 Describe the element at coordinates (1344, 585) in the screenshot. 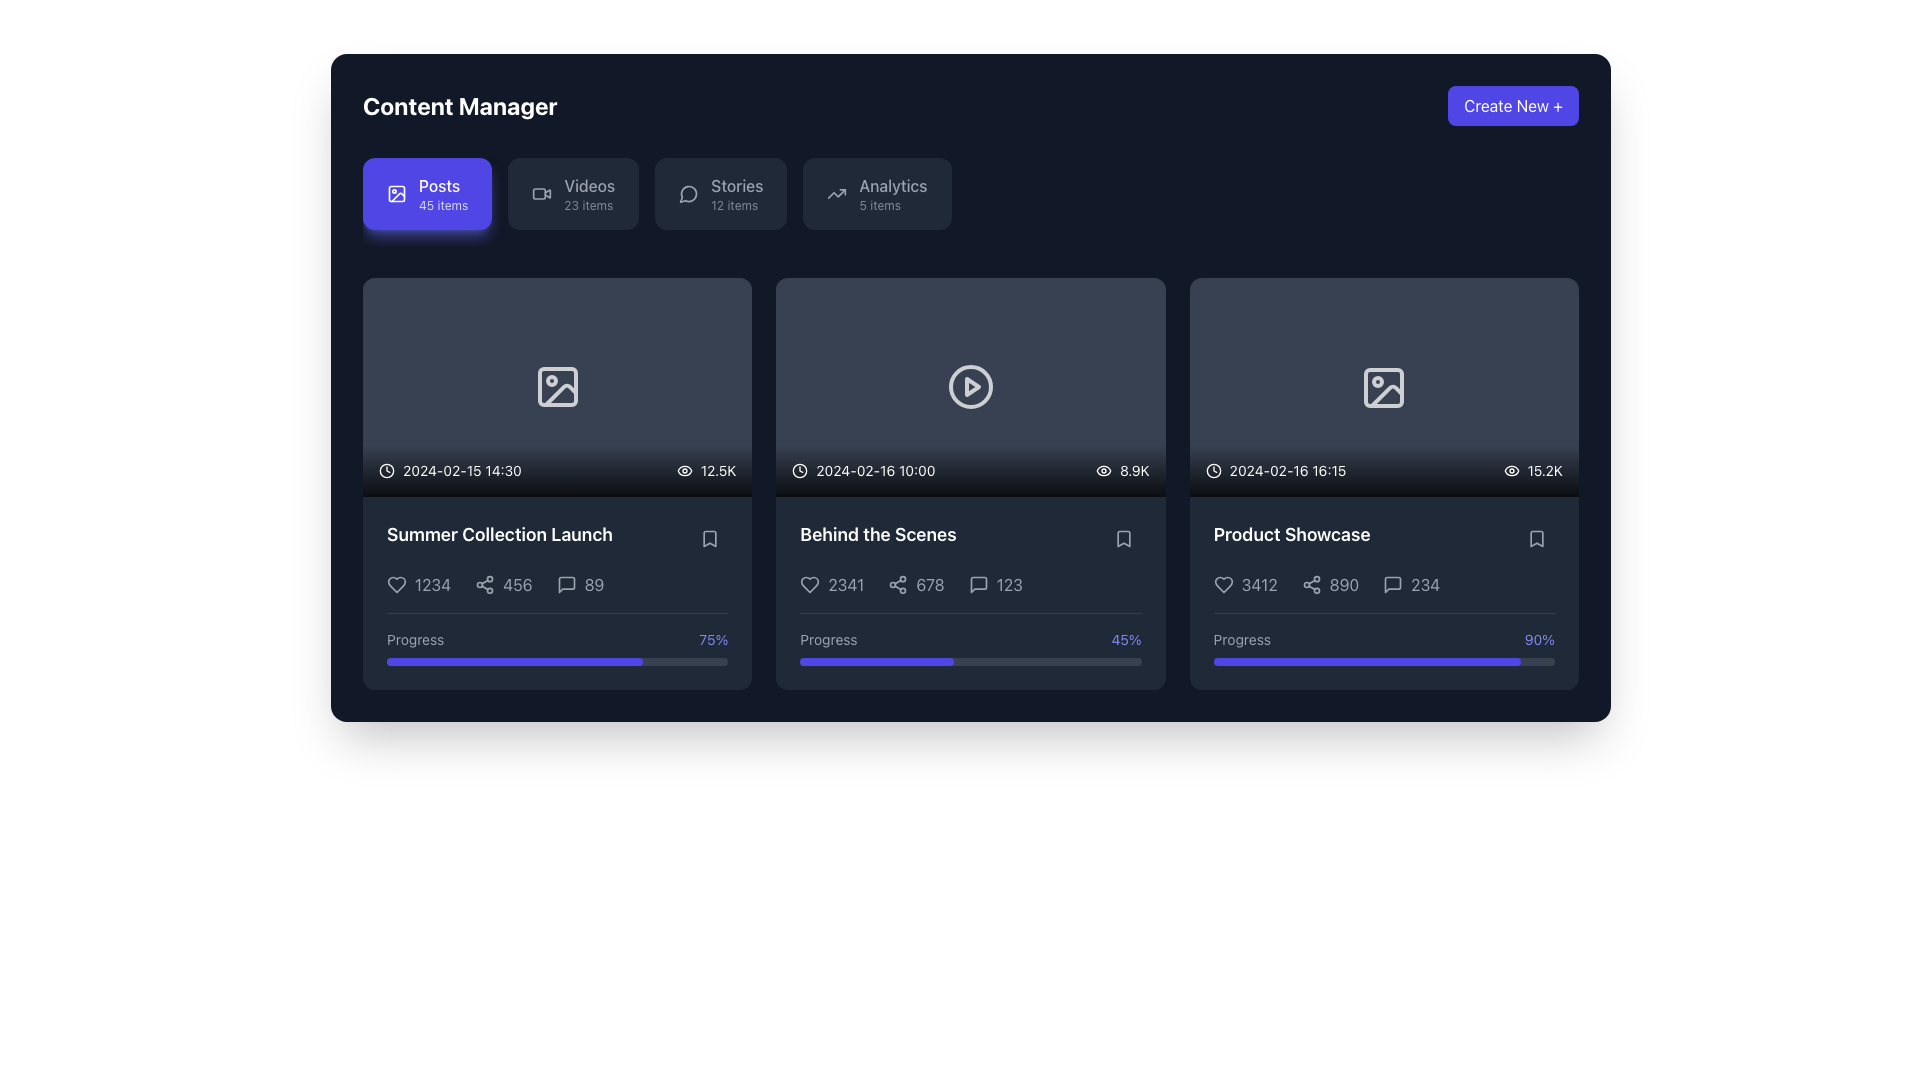

I see `the static text label displaying the numerical count in the third card labeled 'Product Showcase' positioned in the lower section of the card` at that location.